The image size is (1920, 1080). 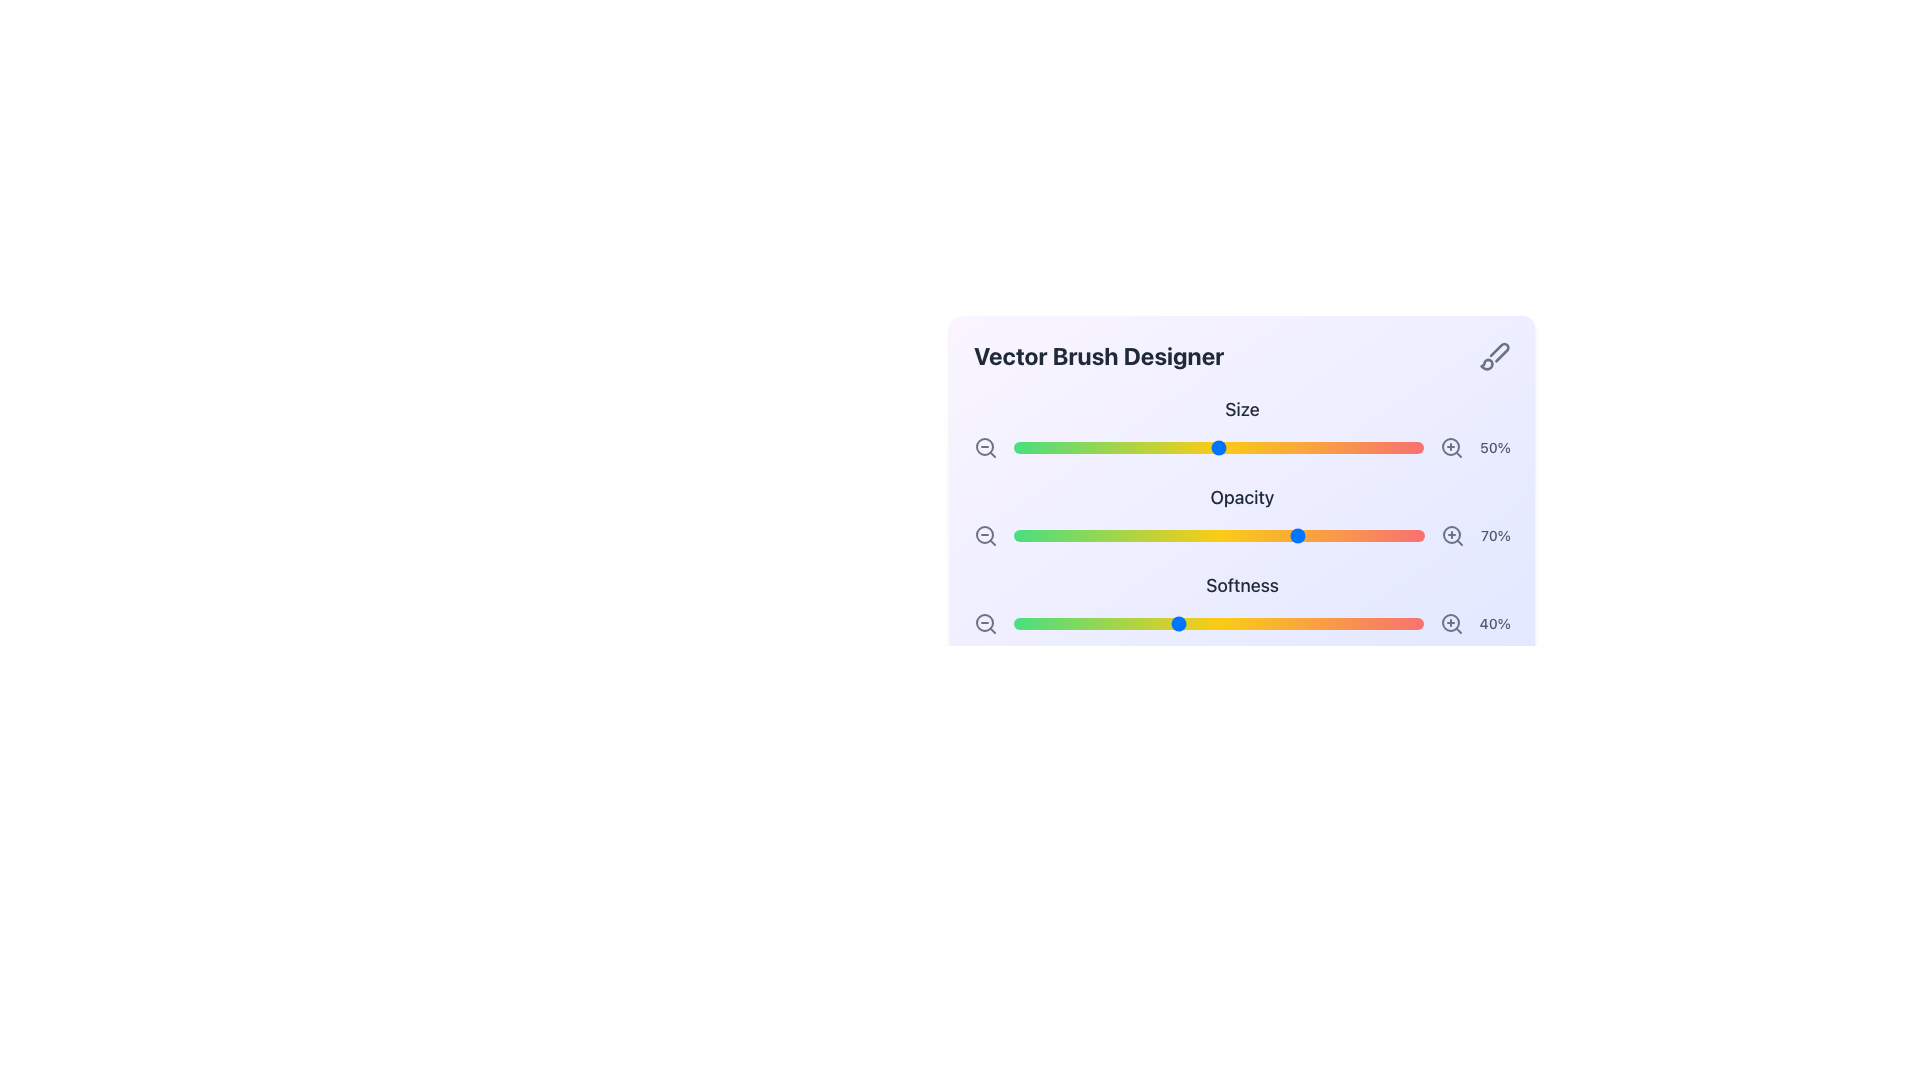 I want to click on the zoom-out button located on the leftmost side of the row containing the '40%' label and the softness adjustment slider, so click(x=985, y=623).